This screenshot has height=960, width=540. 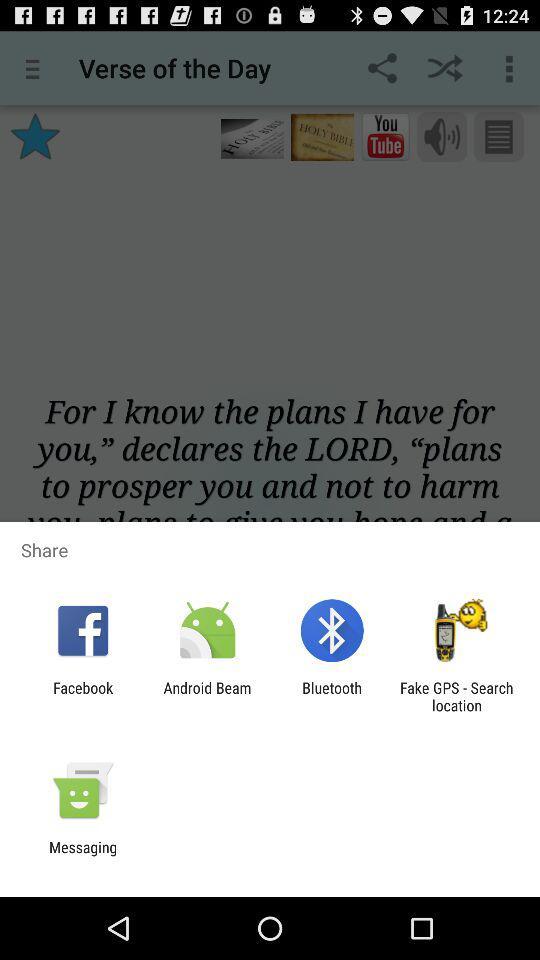 What do you see at coordinates (456, 696) in the screenshot?
I see `the item next to the bluetooth icon` at bounding box center [456, 696].